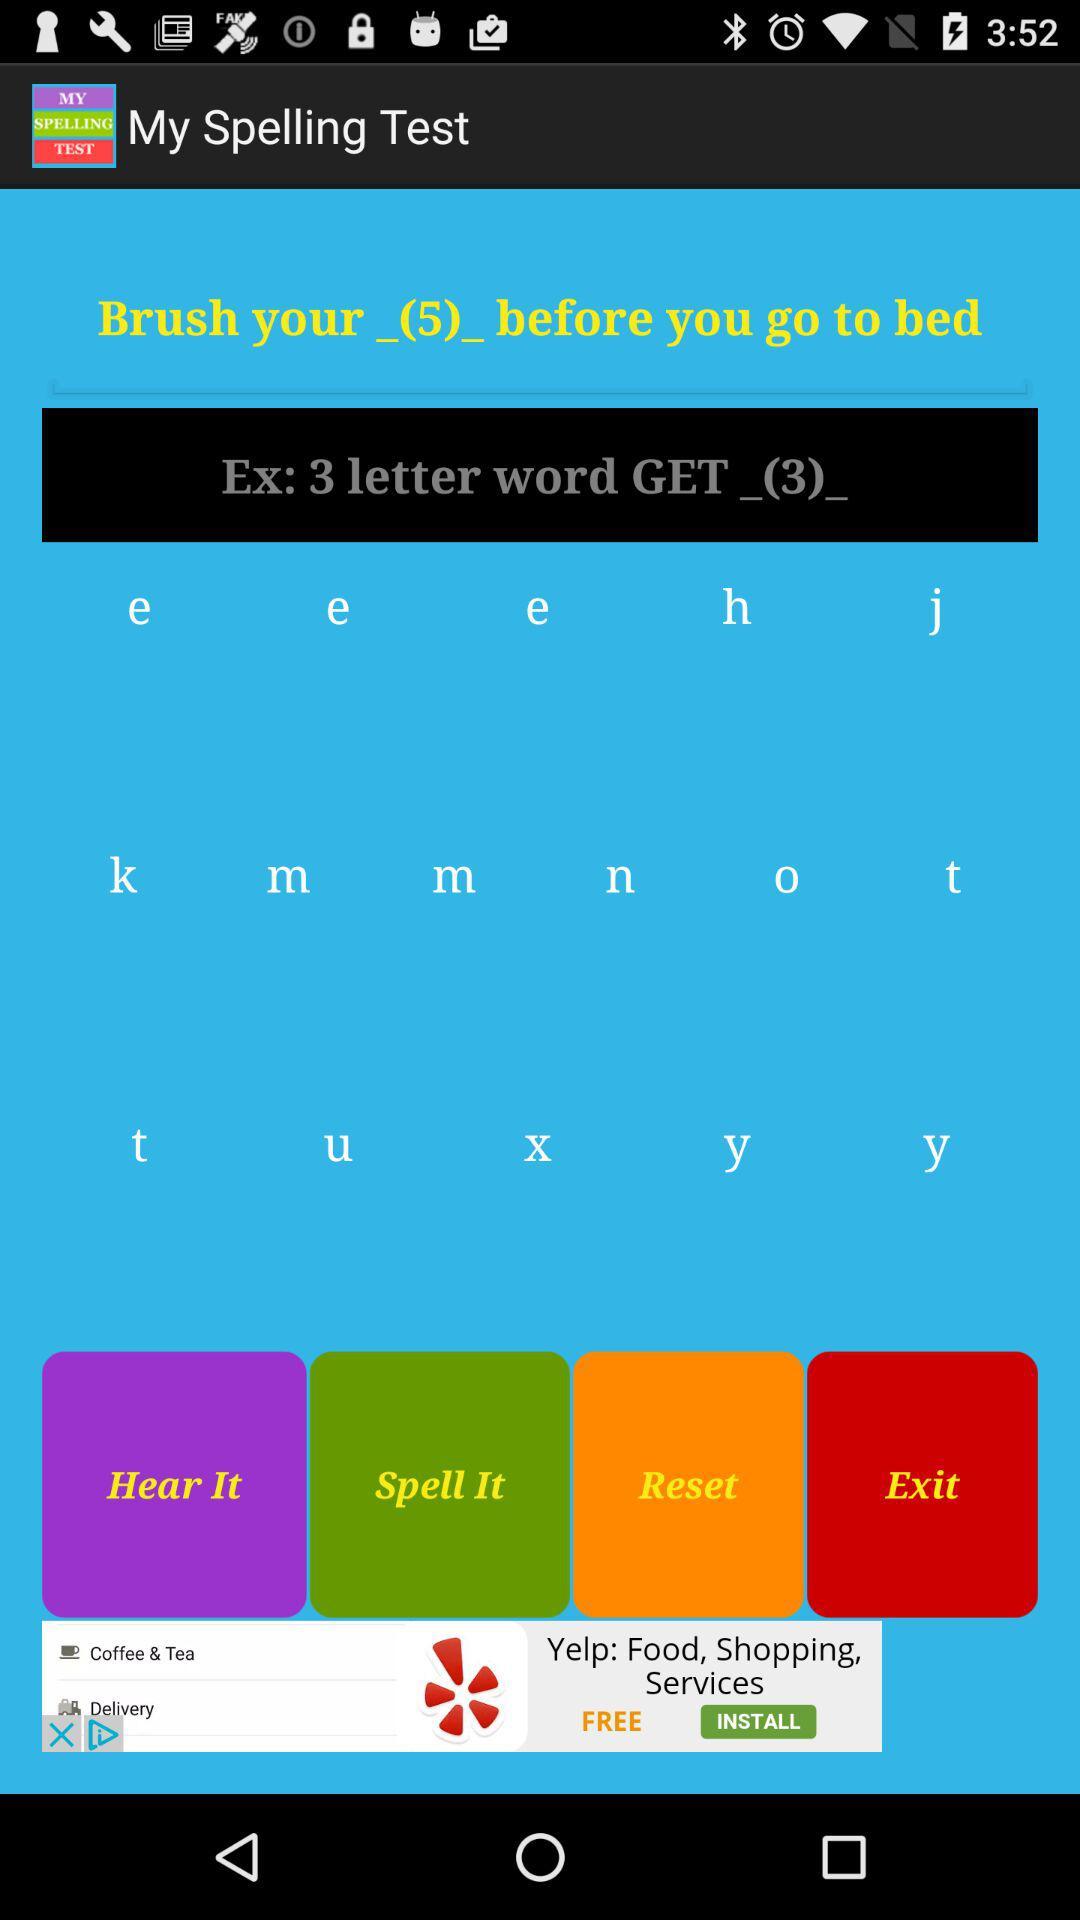 This screenshot has width=1080, height=1920. Describe the element at coordinates (540, 474) in the screenshot. I see `data` at that location.